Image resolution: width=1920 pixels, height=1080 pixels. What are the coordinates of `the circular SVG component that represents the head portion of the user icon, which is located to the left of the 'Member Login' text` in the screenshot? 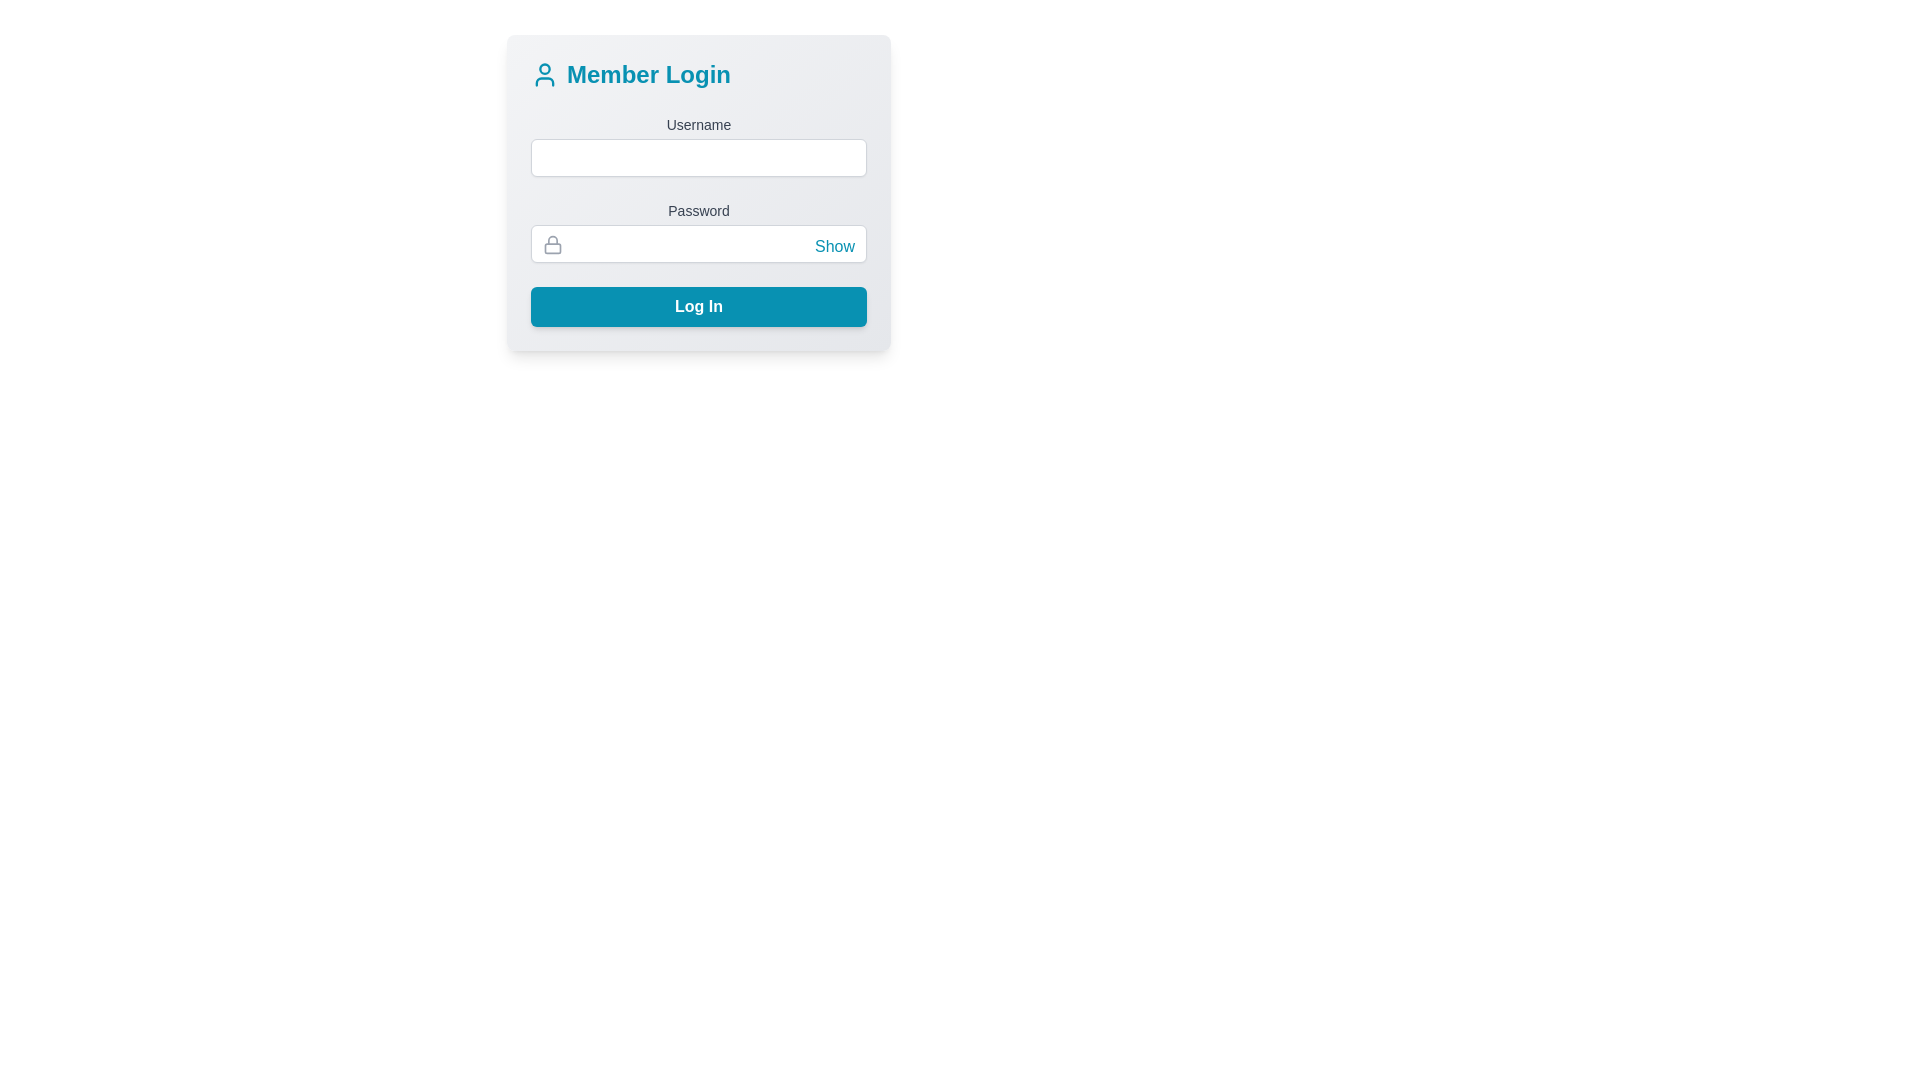 It's located at (545, 68).